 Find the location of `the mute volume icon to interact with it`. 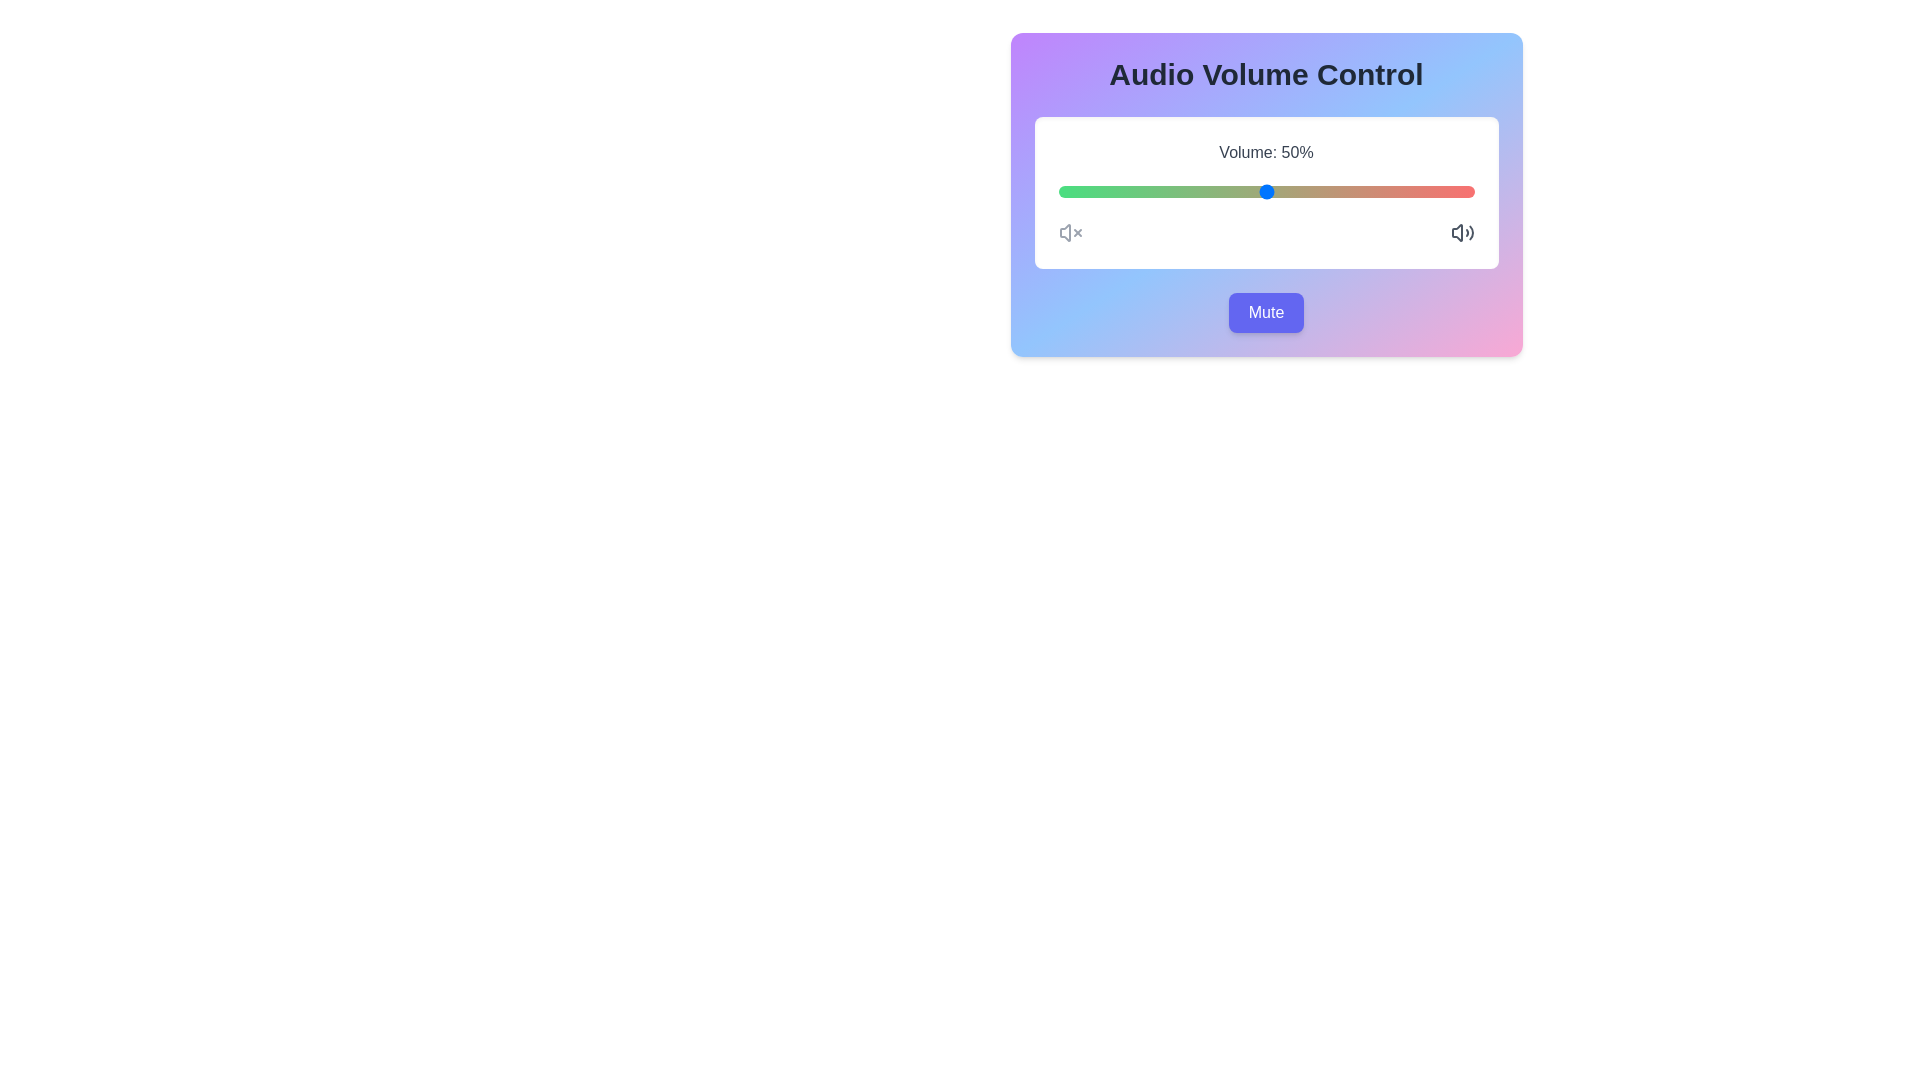

the mute volume icon to interact with it is located at coordinates (1069, 231).